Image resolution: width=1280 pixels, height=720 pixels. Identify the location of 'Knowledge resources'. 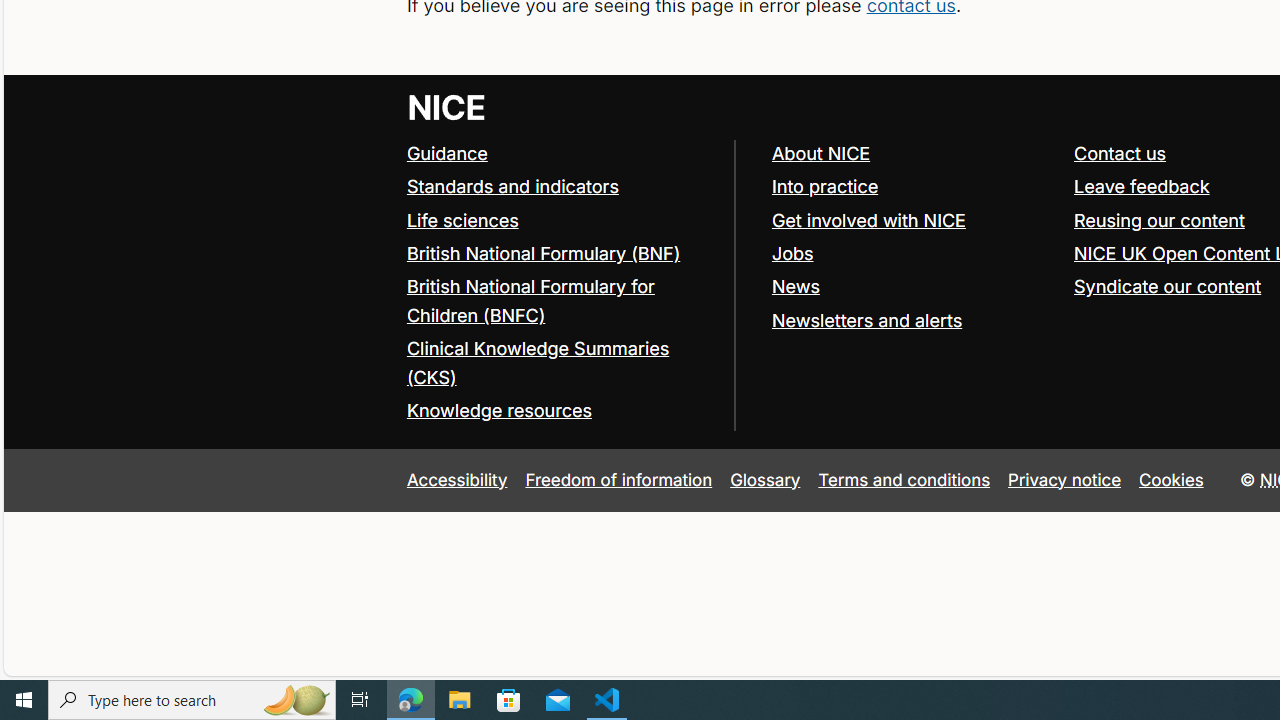
(498, 410).